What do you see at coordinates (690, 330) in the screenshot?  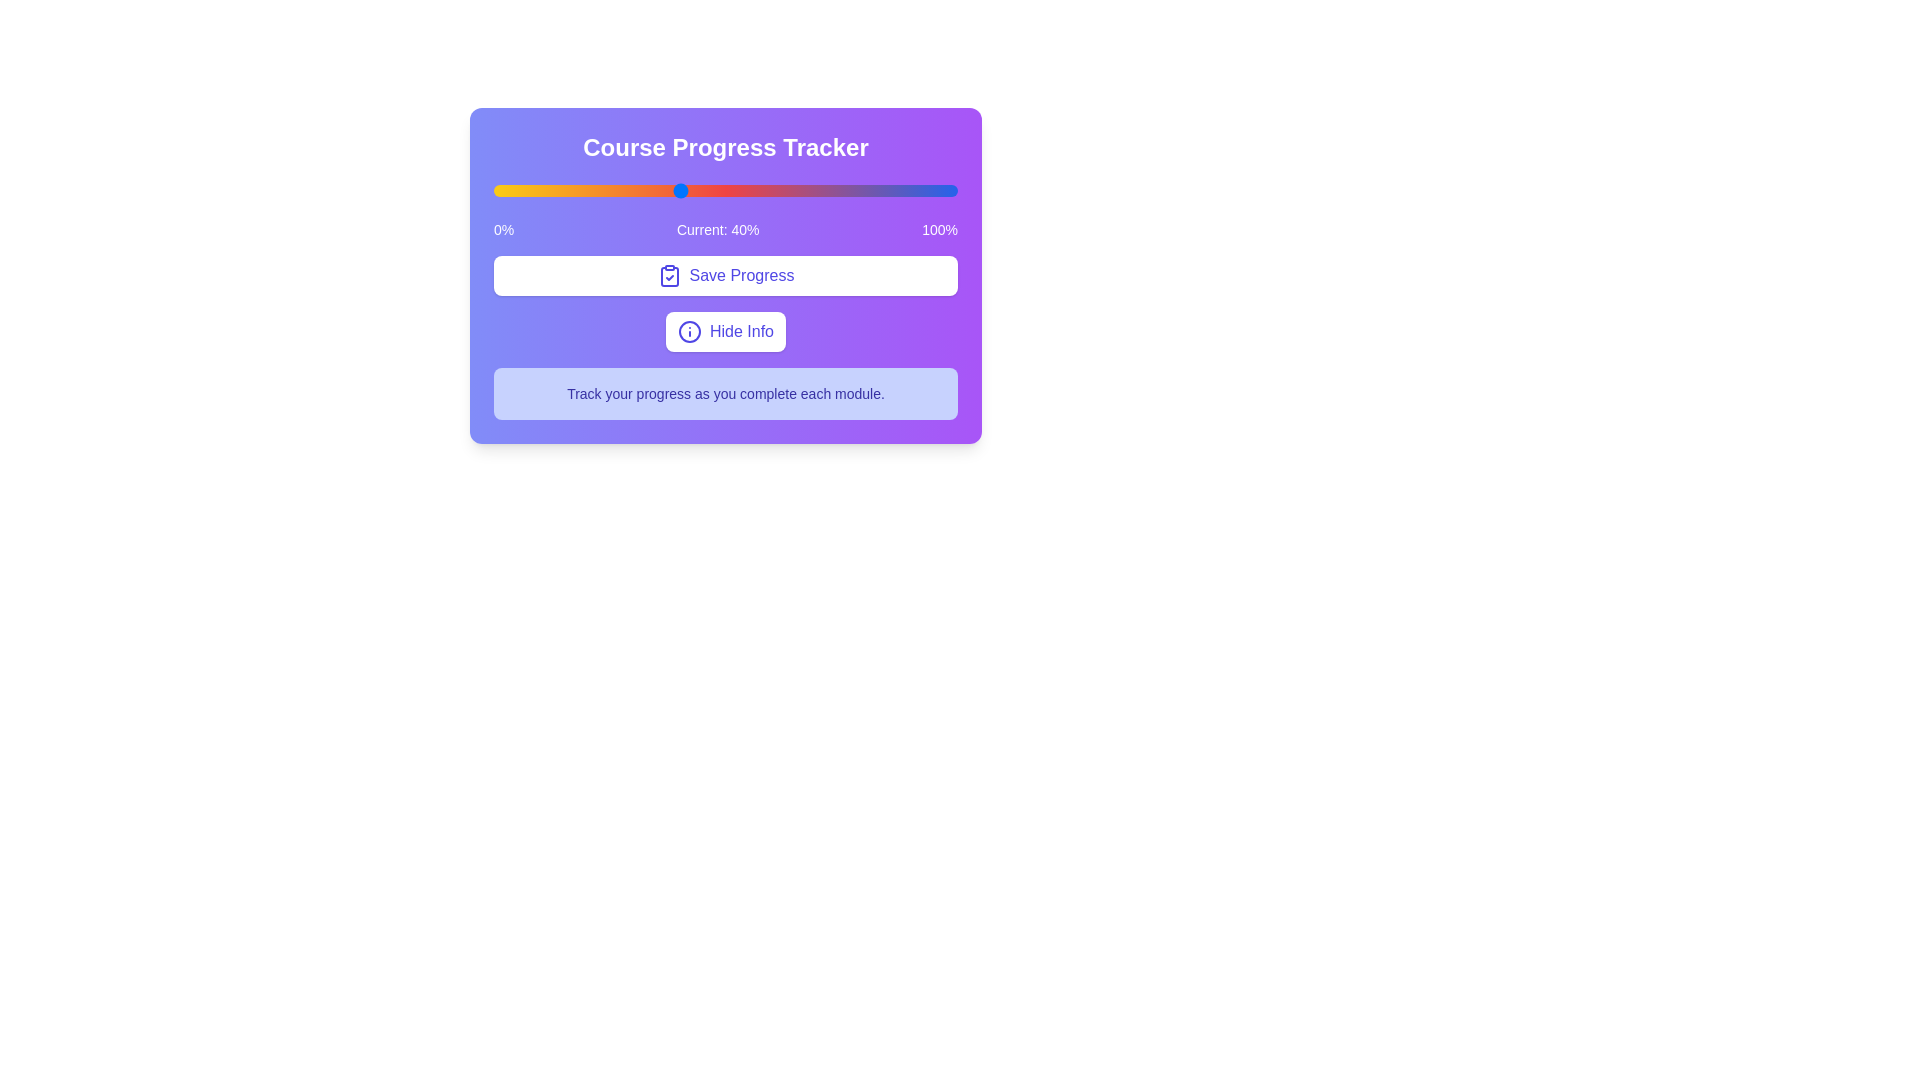 I see `the informational icon` at bounding box center [690, 330].